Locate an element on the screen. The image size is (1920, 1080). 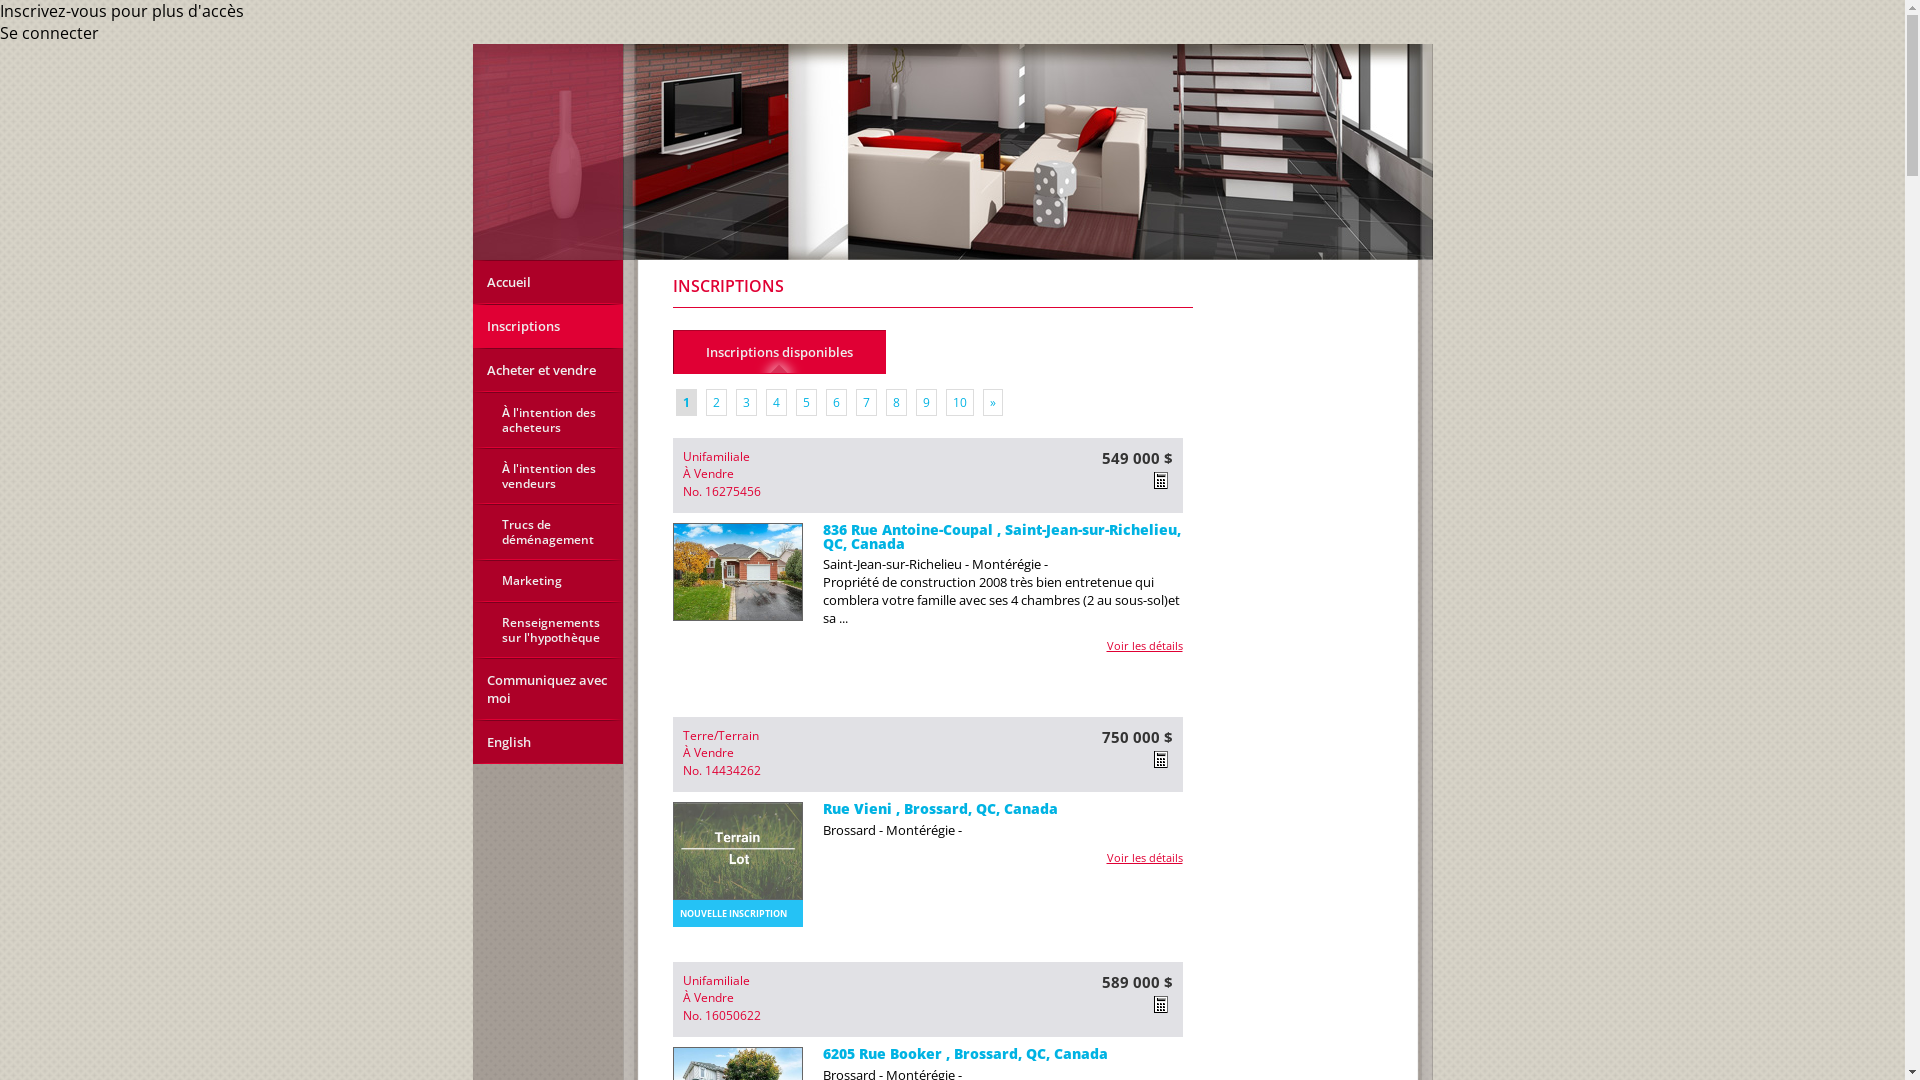
'Accueil' is located at coordinates (547, 281).